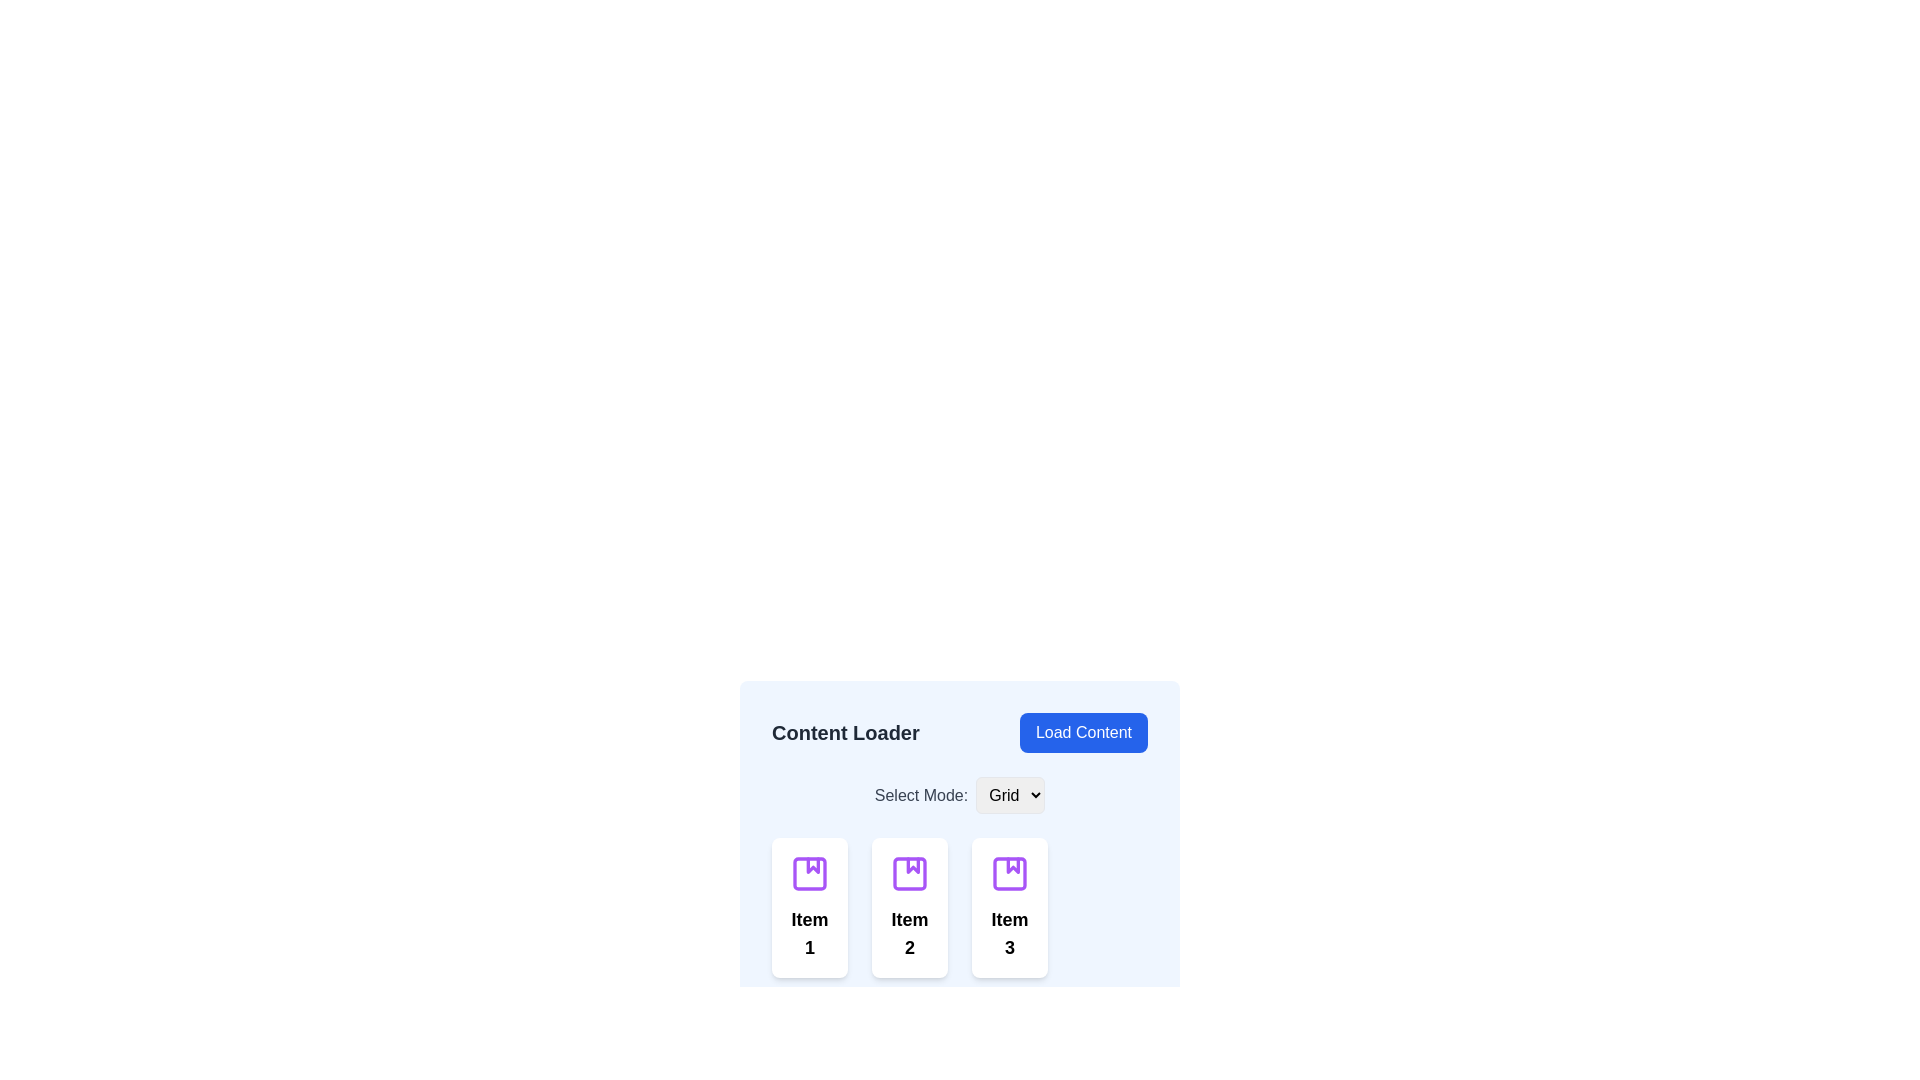  What do you see at coordinates (1010, 794) in the screenshot?
I see `the dropdown menu labeled 'Grid', which is part of a horizontal line of elements in the mid-section of the interface, following the text 'Select Mode:' to its left` at bounding box center [1010, 794].